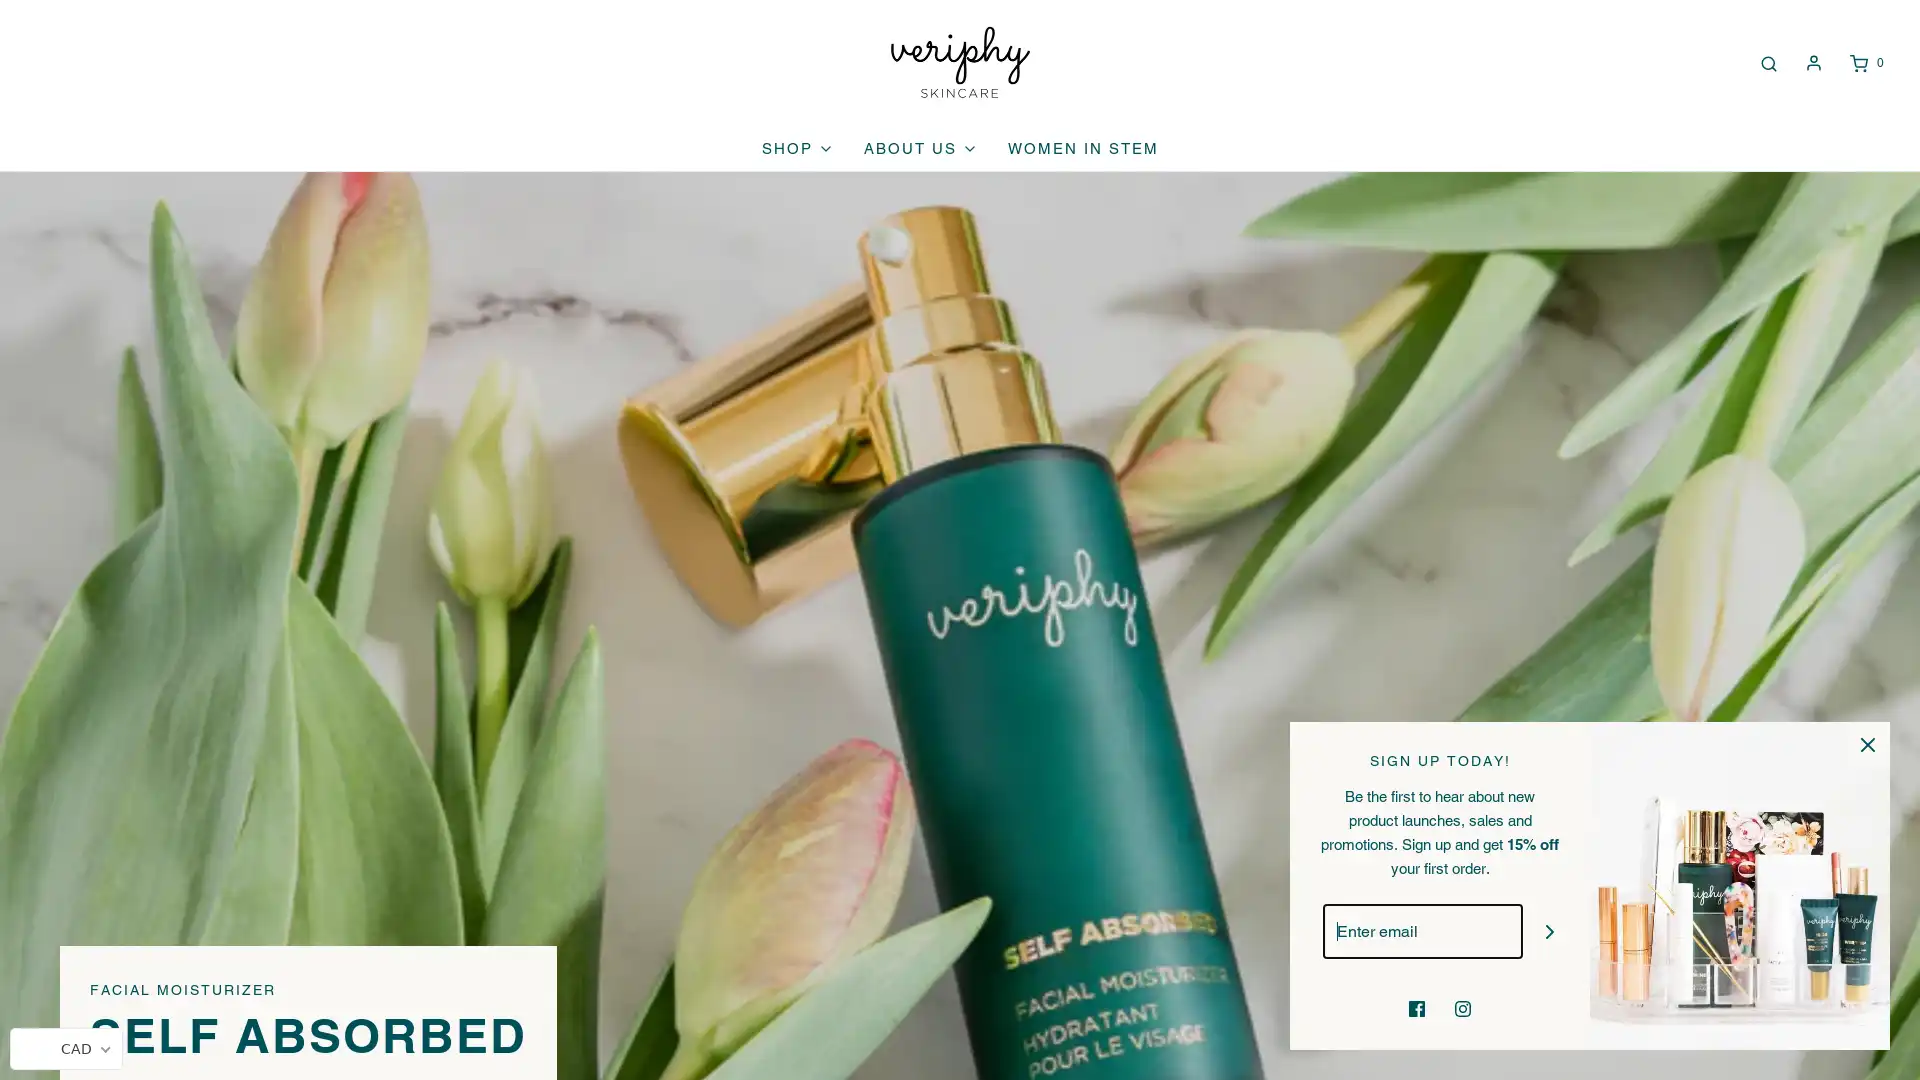 Image resolution: width=1920 pixels, height=1080 pixels. I want to click on Join, so click(1548, 931).